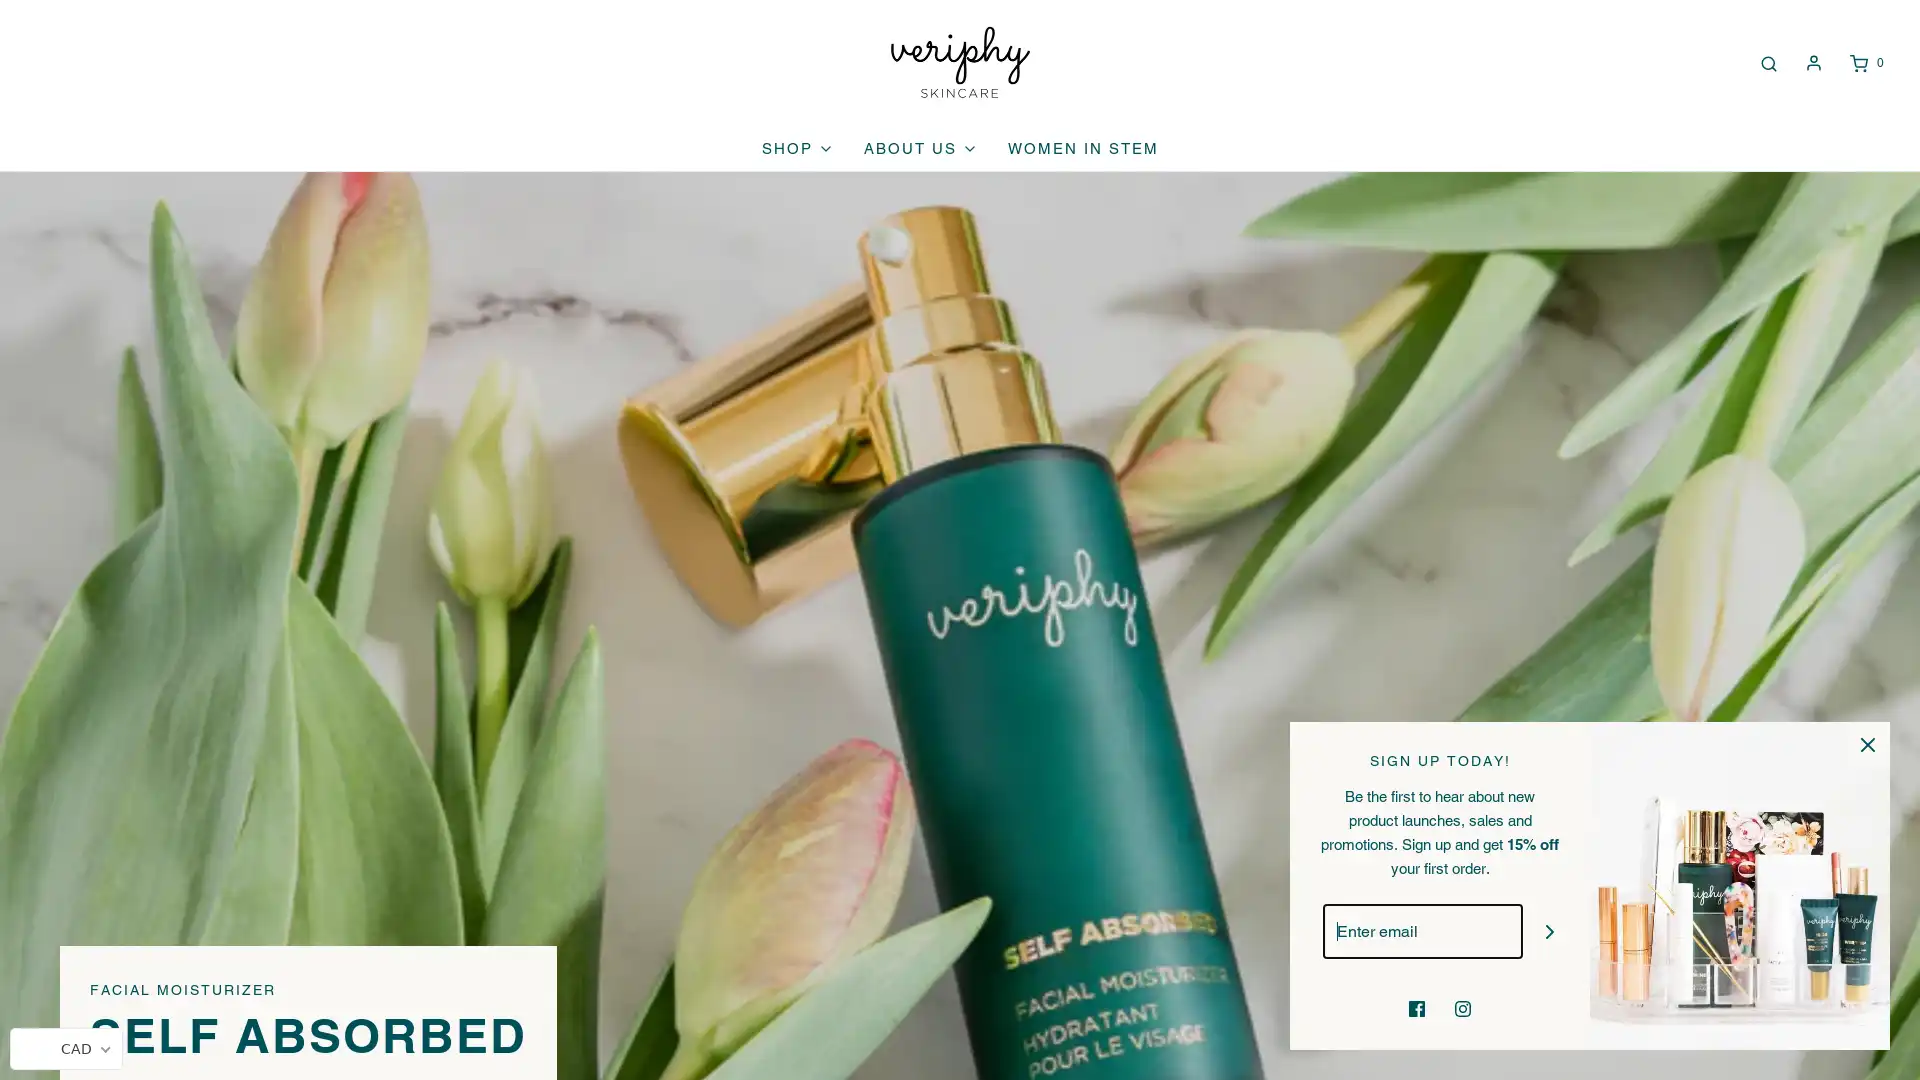 Image resolution: width=1920 pixels, height=1080 pixels. I want to click on Join, so click(1548, 931).